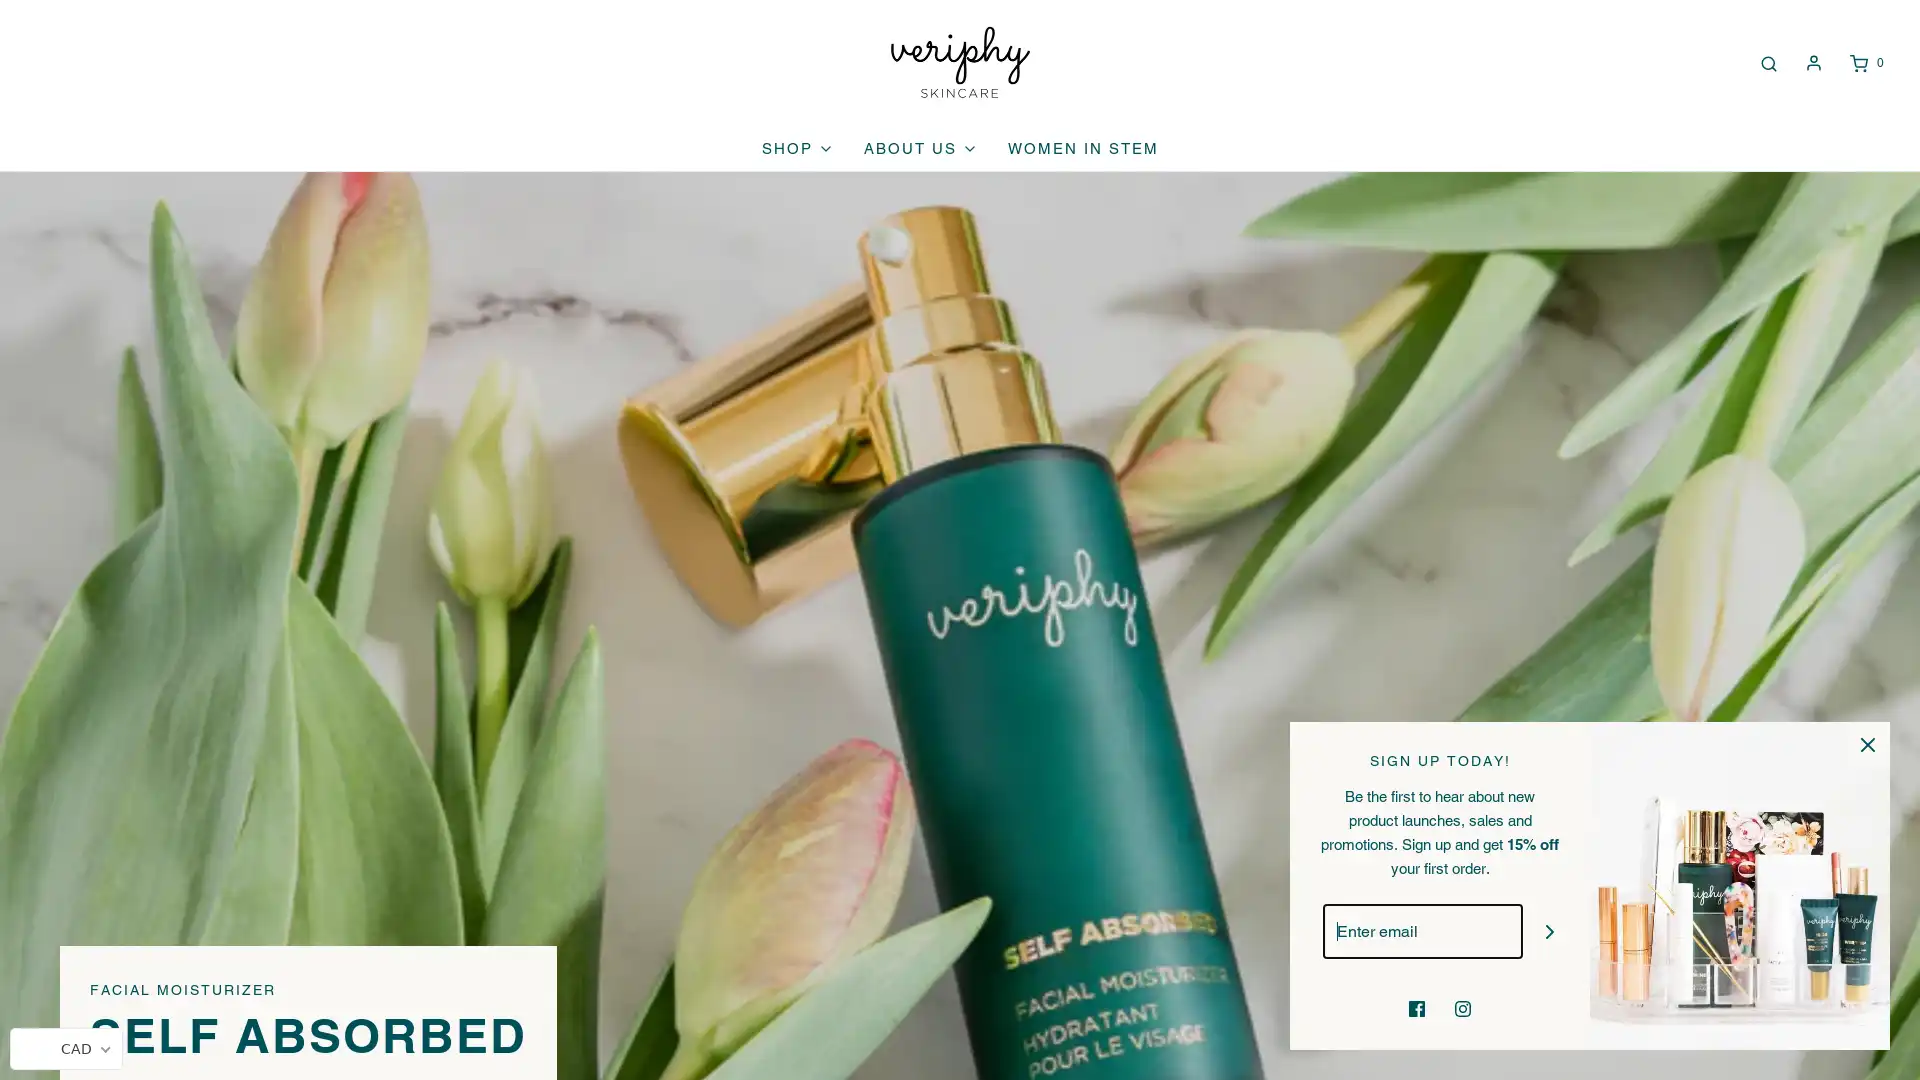 Image resolution: width=1920 pixels, height=1080 pixels. I want to click on Join, so click(1548, 931).